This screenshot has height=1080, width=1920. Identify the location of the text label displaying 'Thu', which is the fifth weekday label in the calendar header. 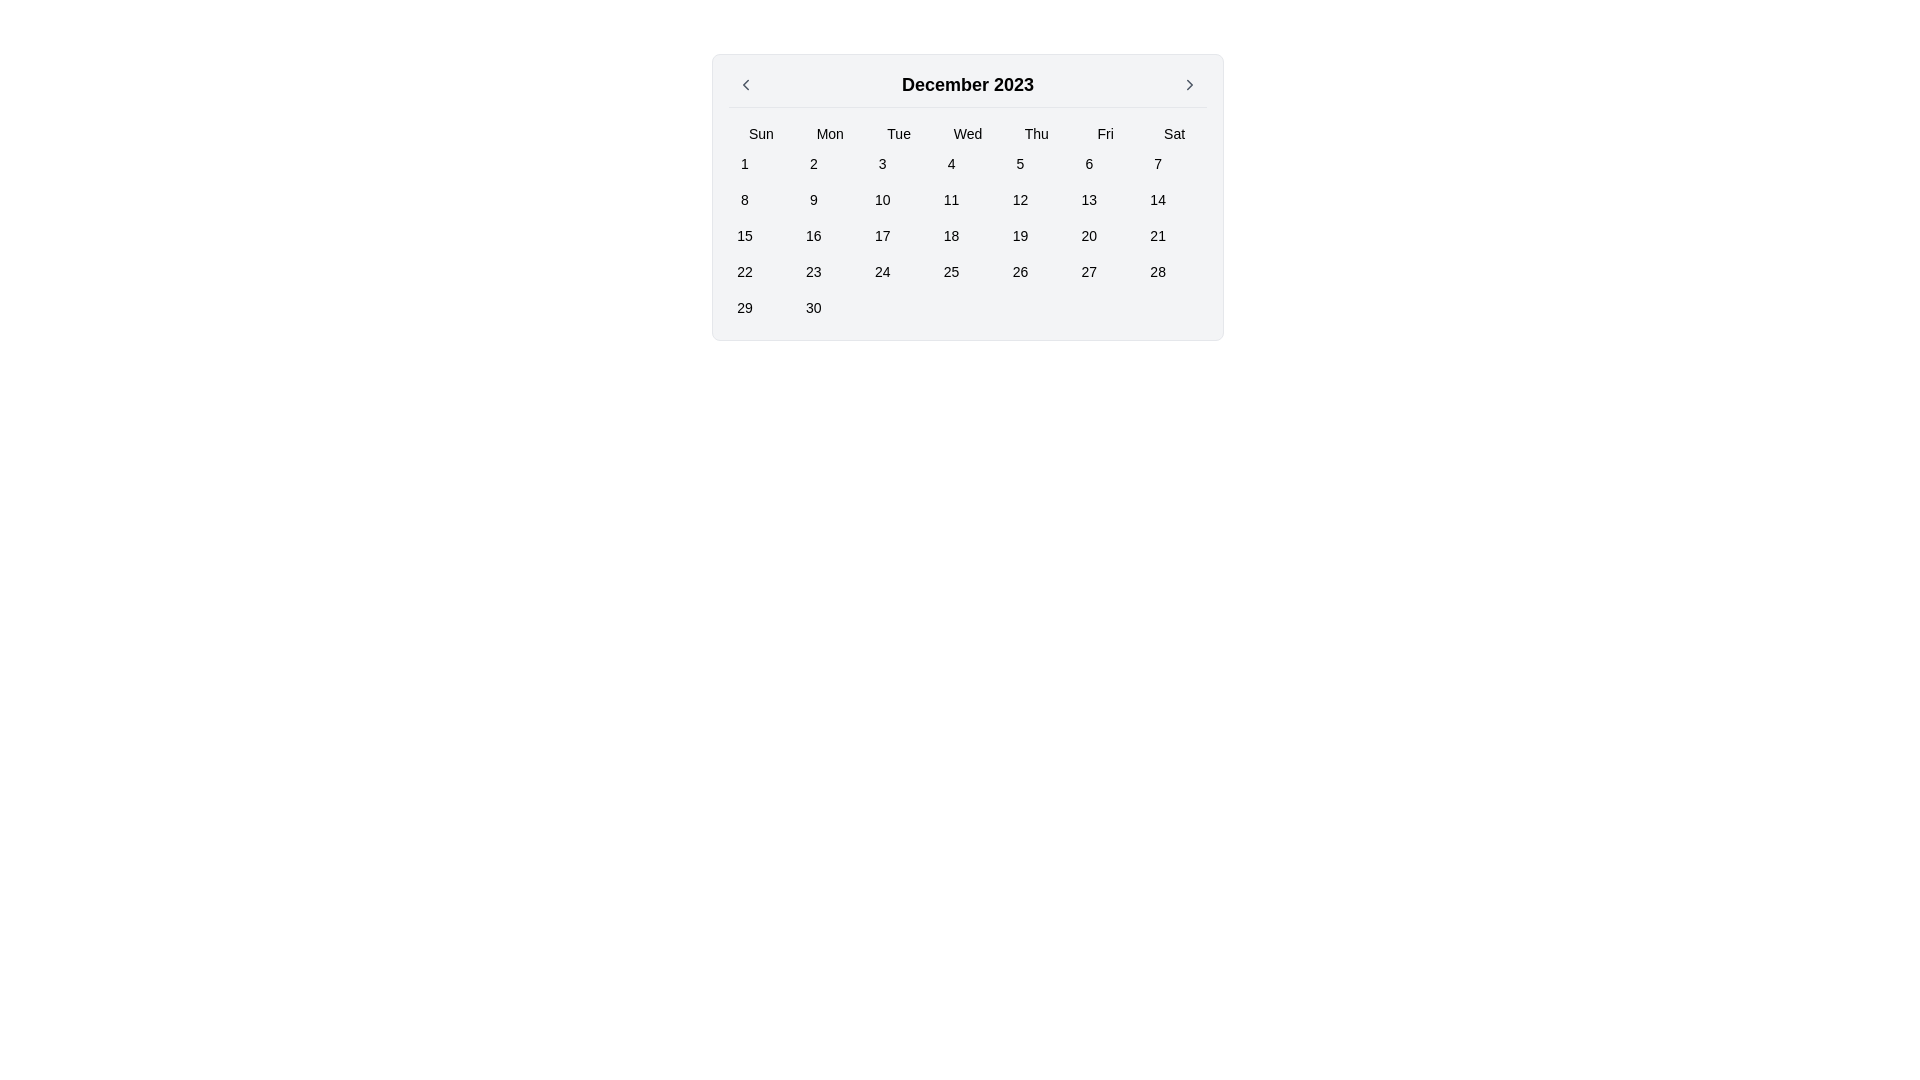
(1036, 134).